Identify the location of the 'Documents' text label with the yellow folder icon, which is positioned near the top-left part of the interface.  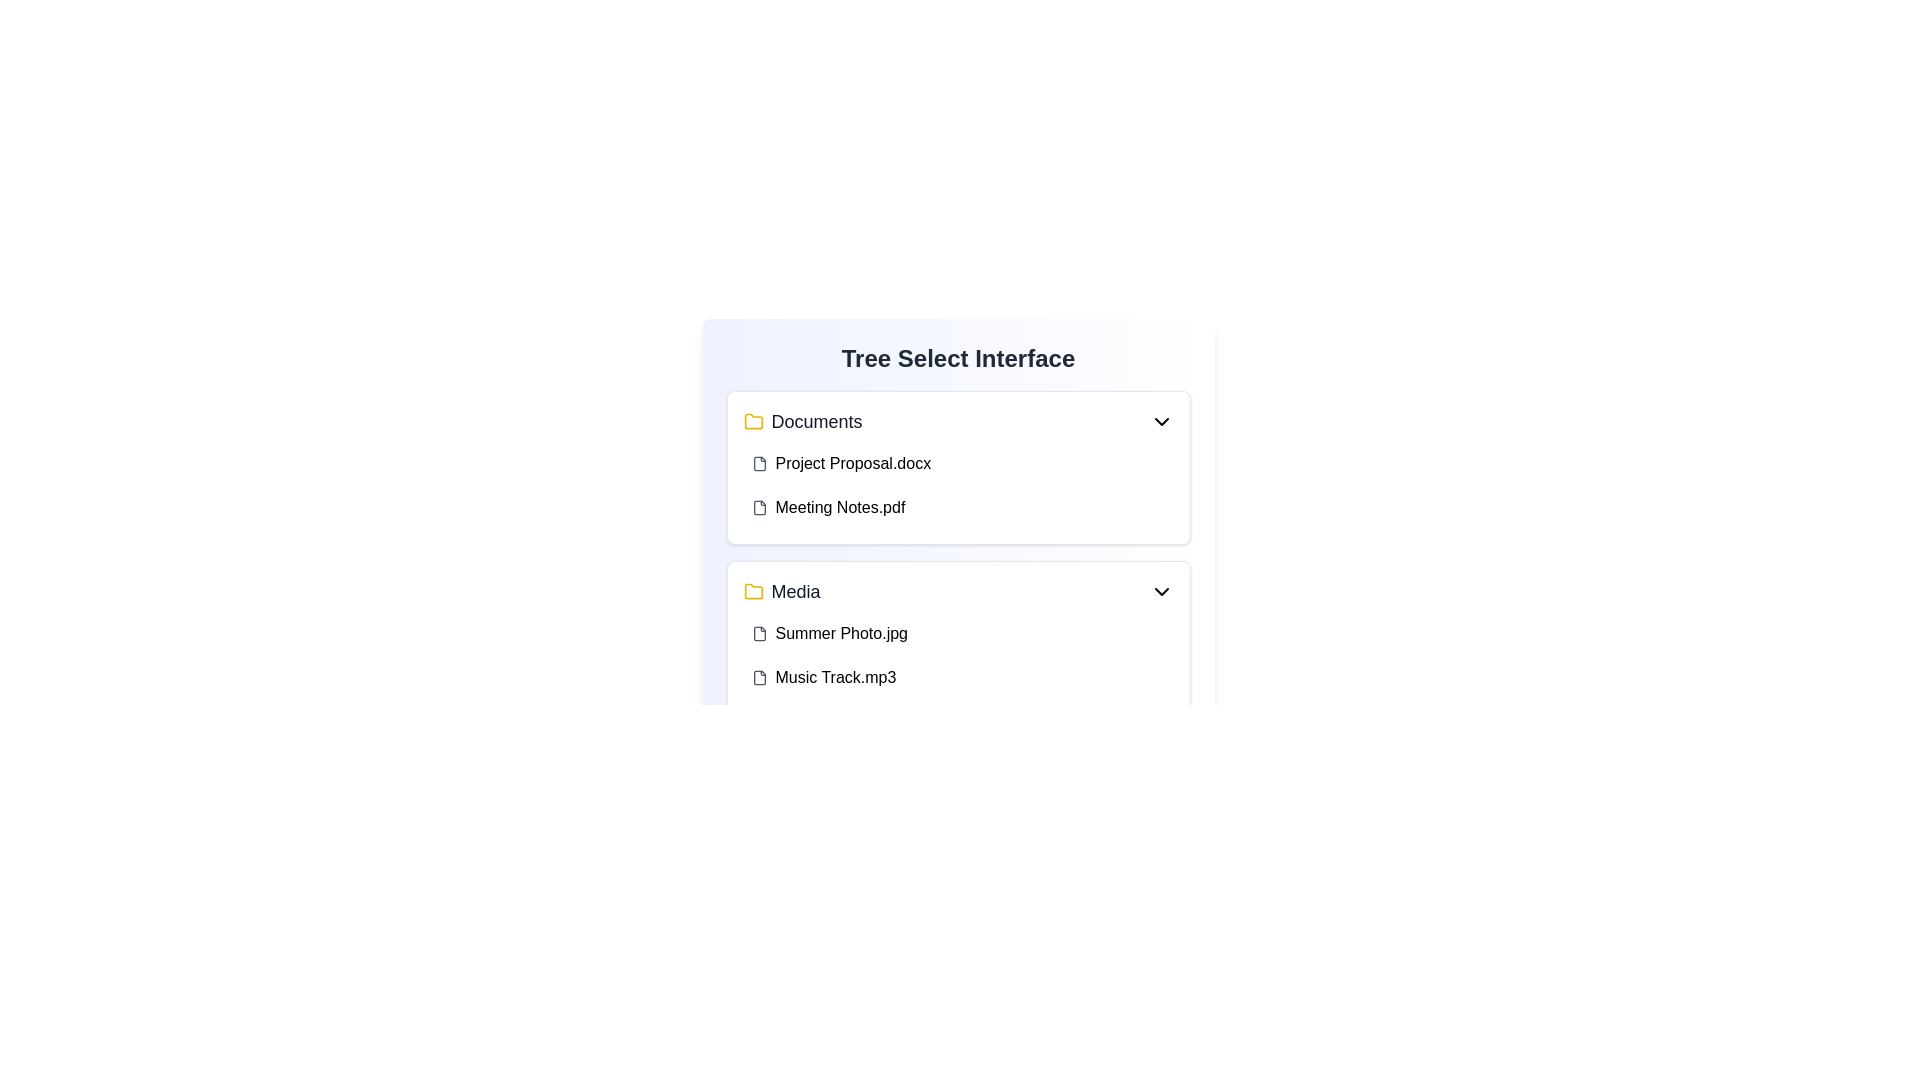
(802, 420).